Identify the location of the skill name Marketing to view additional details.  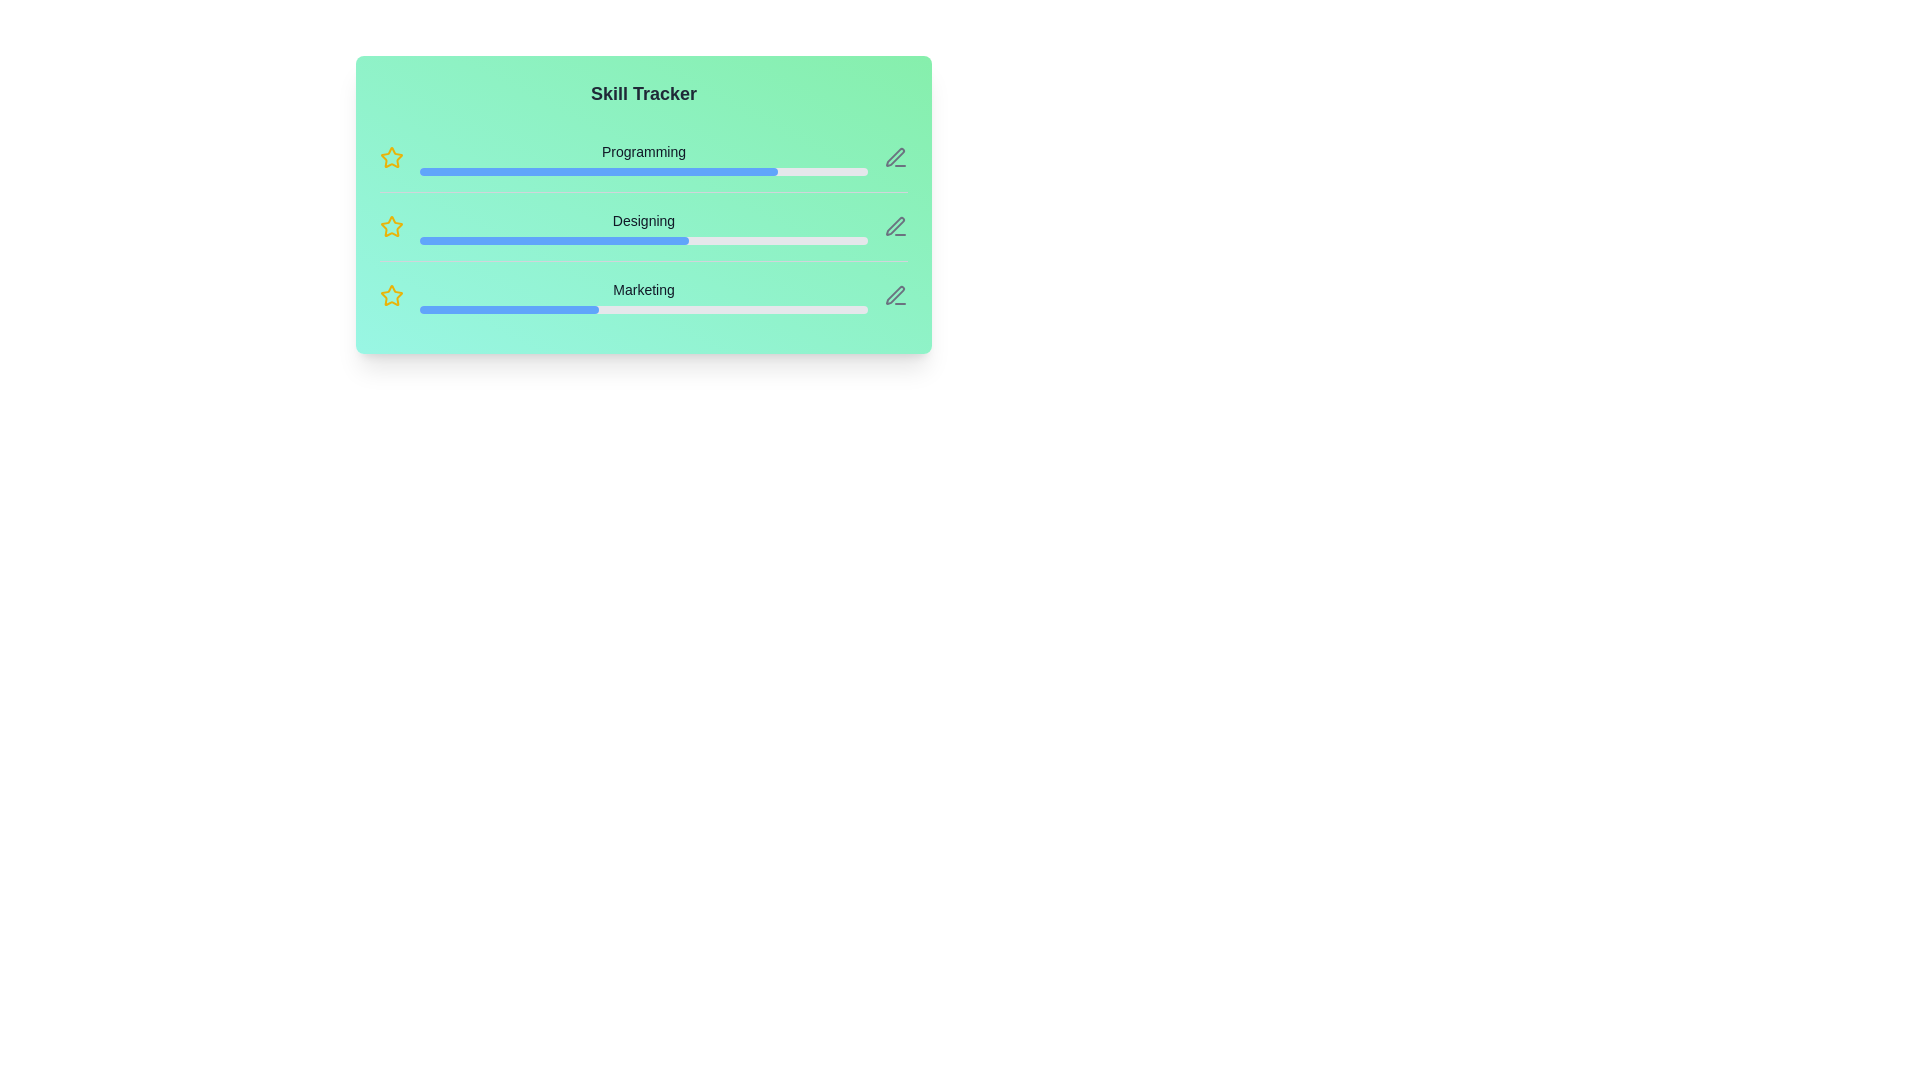
(643, 289).